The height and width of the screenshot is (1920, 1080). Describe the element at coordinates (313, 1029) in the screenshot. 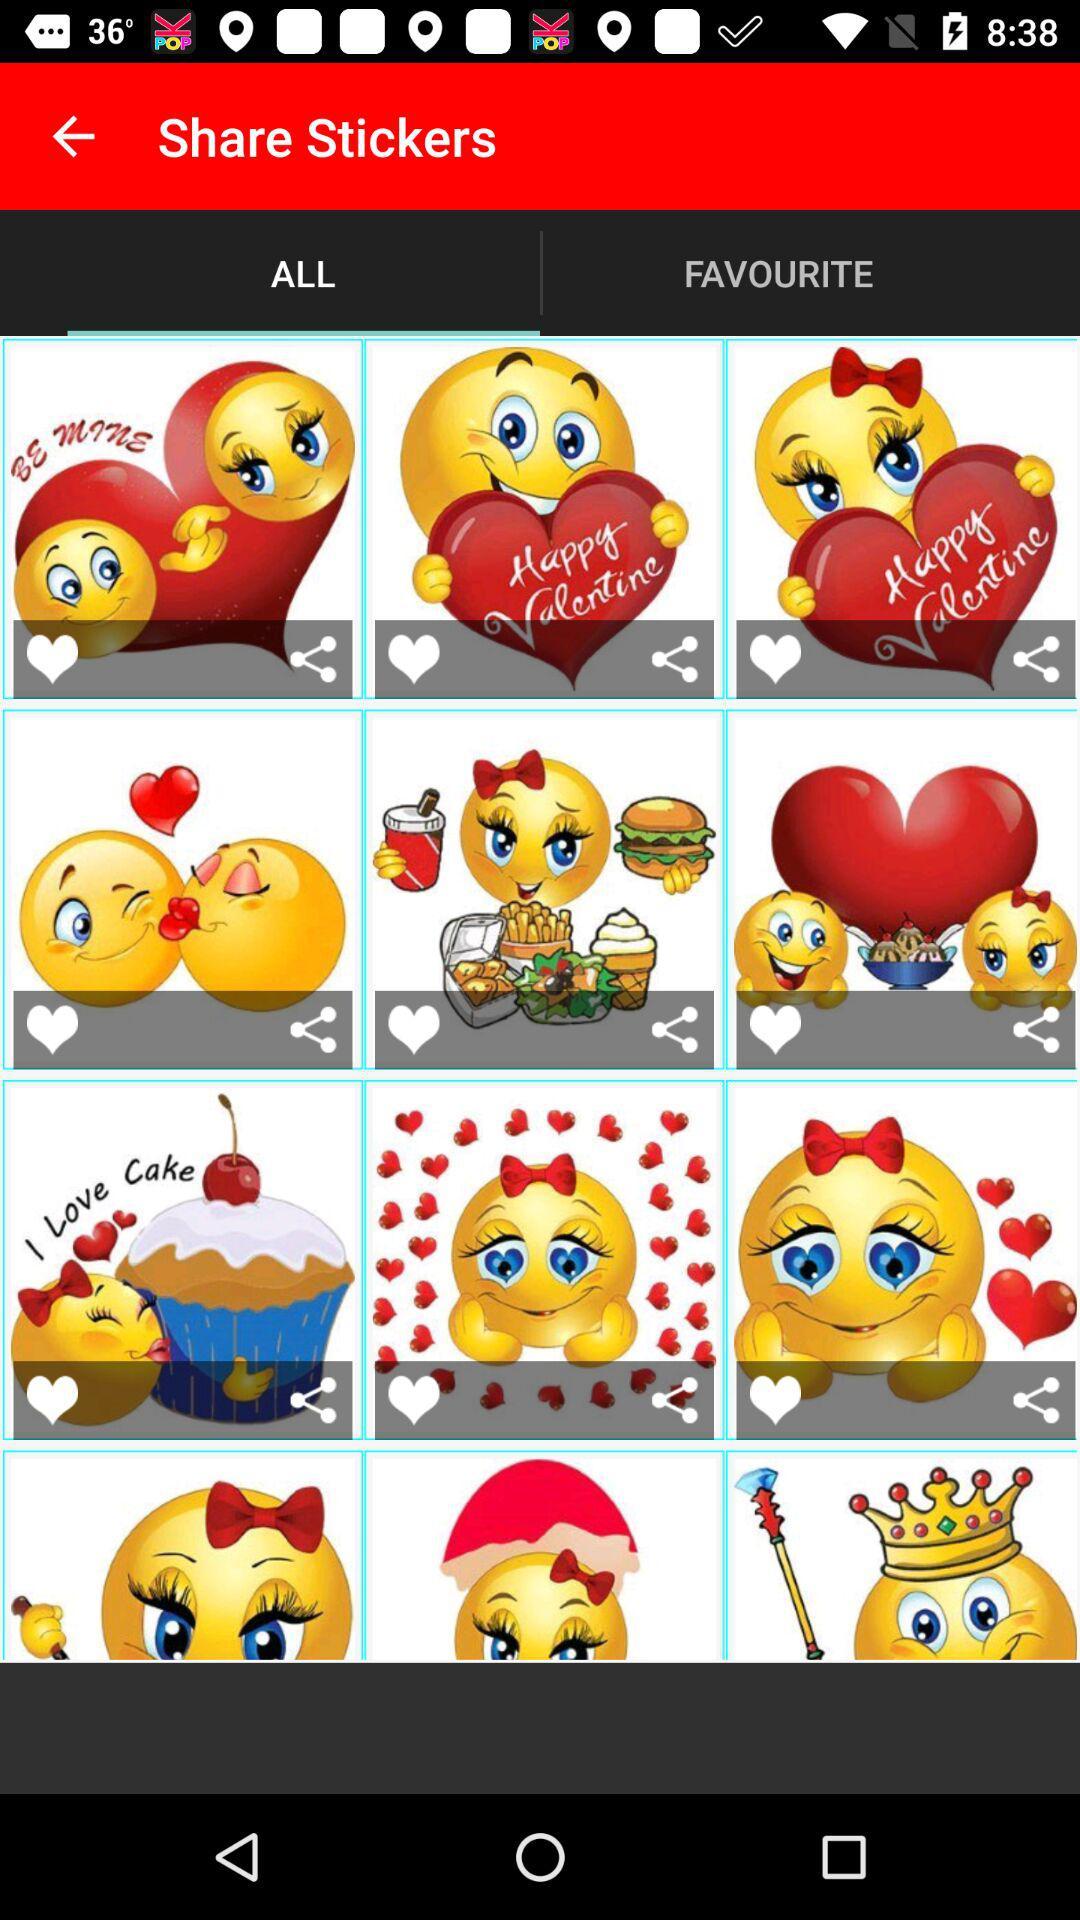

I see `share the image` at that location.